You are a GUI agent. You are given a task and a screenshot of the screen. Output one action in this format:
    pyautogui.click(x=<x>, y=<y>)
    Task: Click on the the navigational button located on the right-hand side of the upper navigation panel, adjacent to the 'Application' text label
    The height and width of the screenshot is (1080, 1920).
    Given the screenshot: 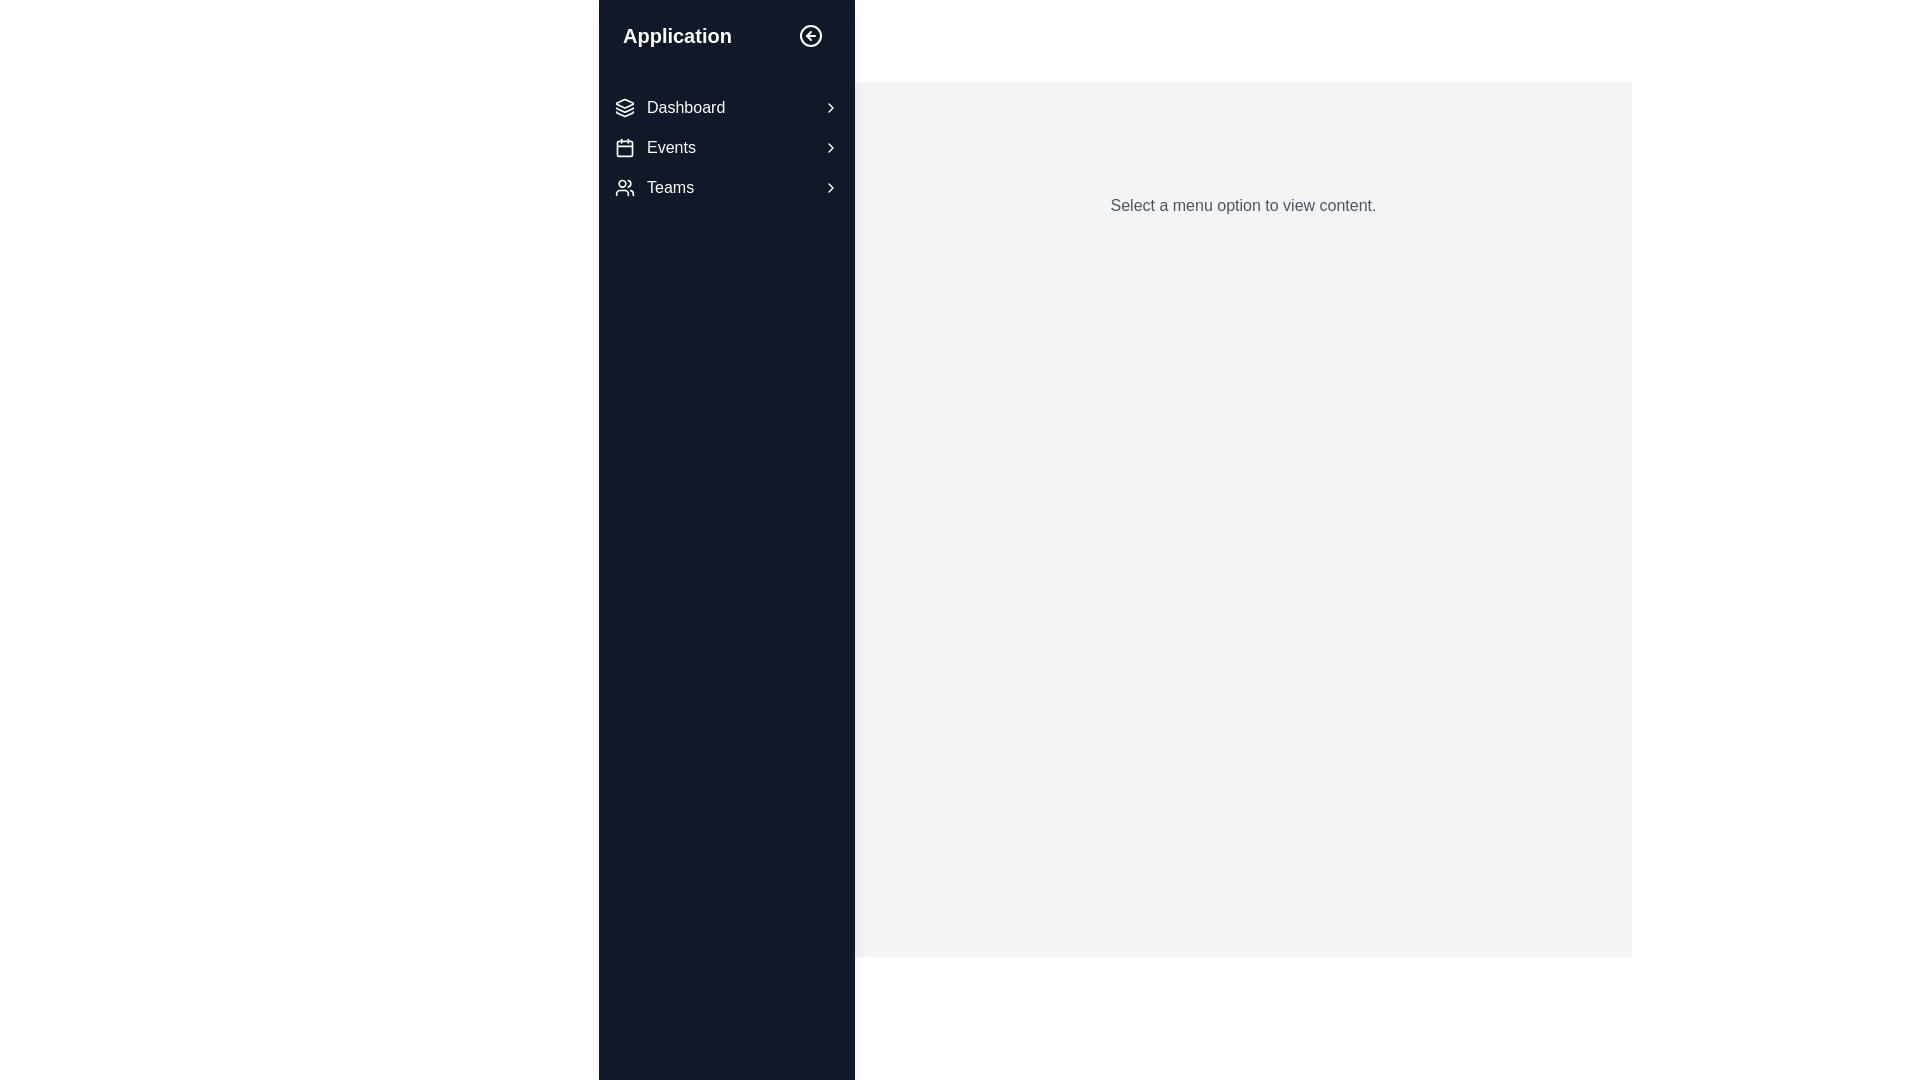 What is the action you would take?
    pyautogui.click(x=811, y=35)
    